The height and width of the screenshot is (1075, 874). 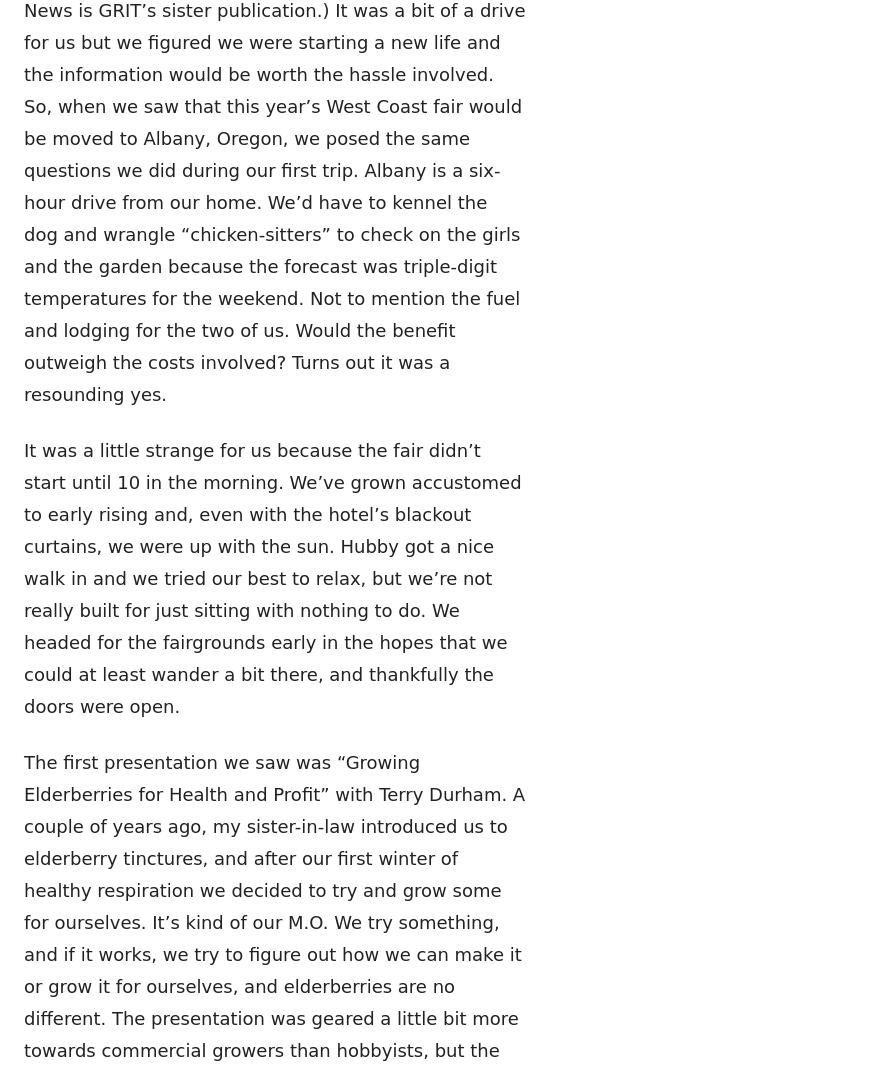 What do you see at coordinates (436, 771) in the screenshot?
I see `'Gift Orders'` at bounding box center [436, 771].